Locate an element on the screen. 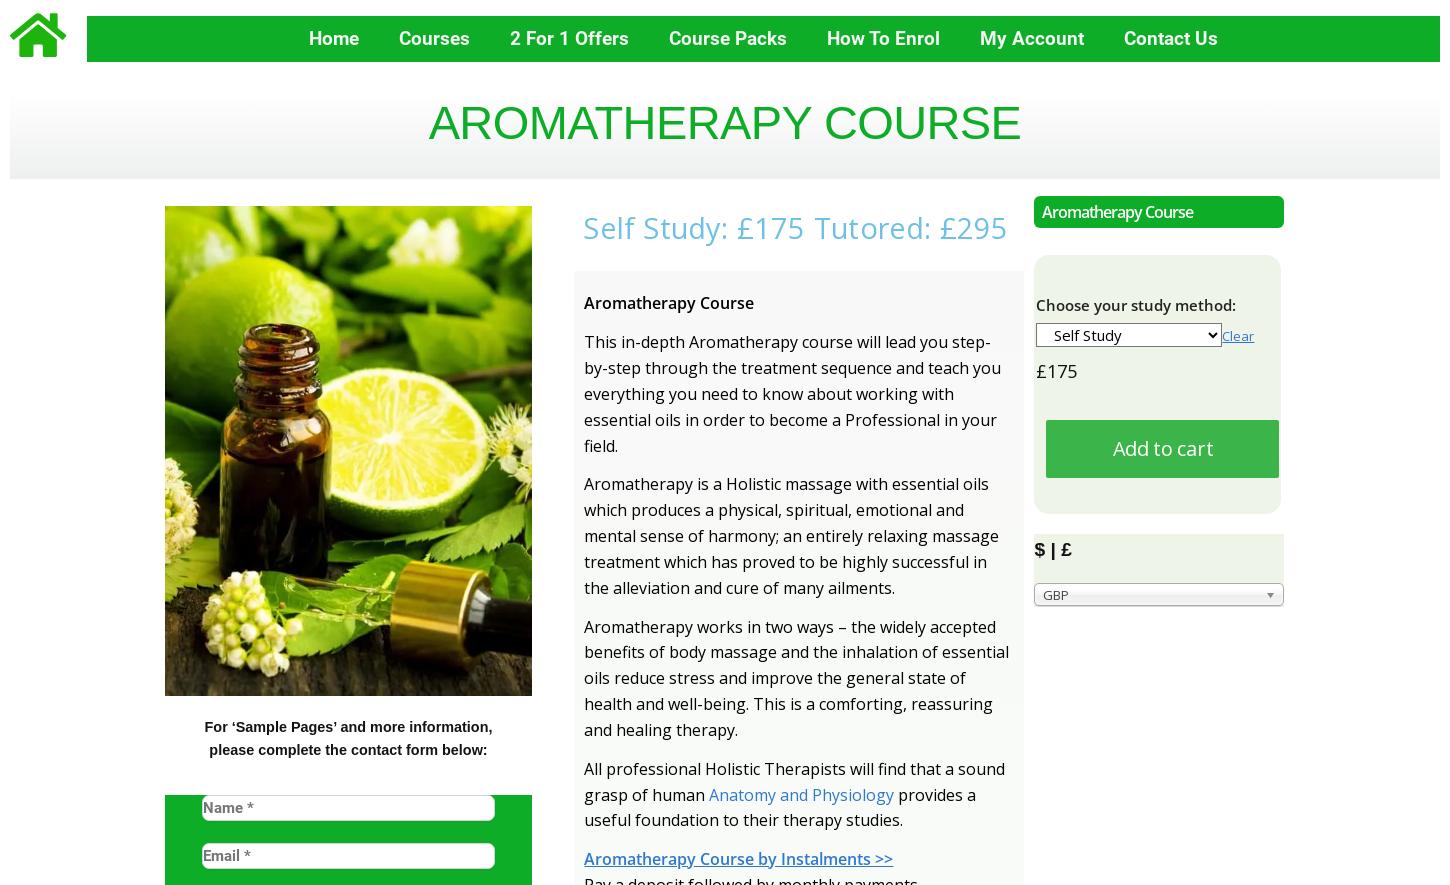  'Contact Us' is located at coordinates (1122, 37).